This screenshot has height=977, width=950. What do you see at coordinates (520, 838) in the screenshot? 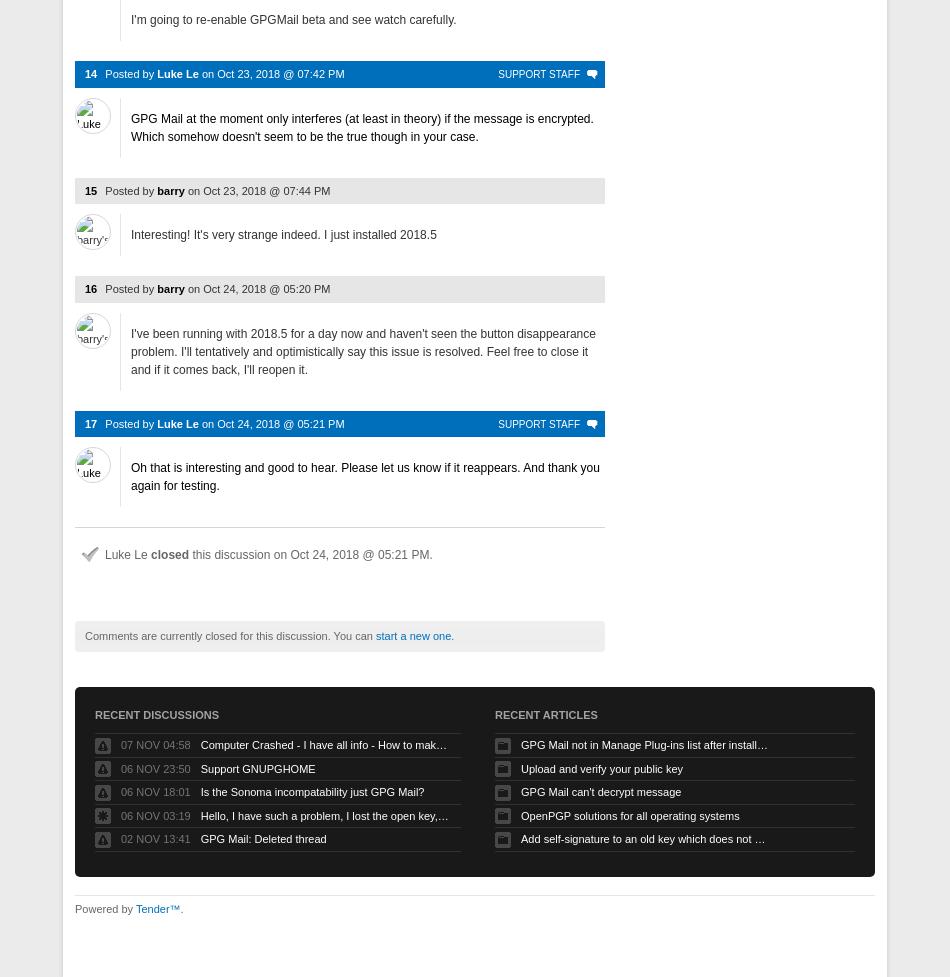
I see `'Add self-signature to an old key which does not have one'` at bounding box center [520, 838].